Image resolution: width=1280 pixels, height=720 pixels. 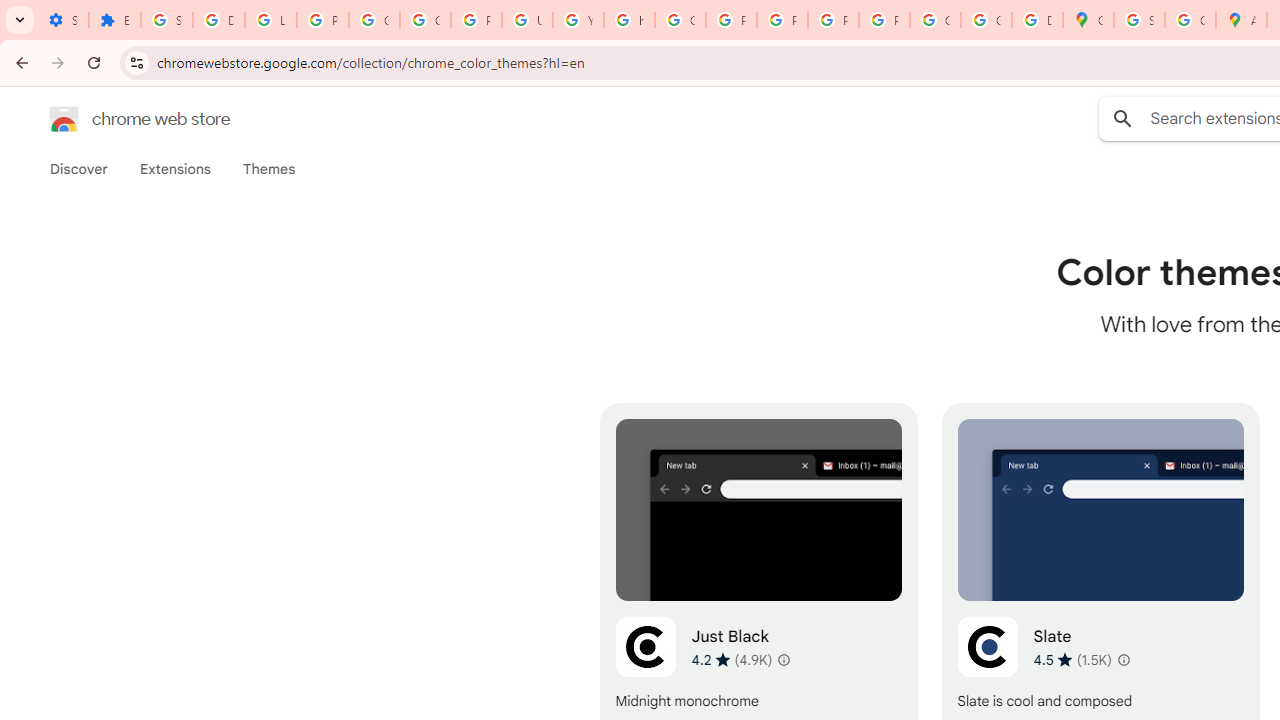 I want to click on 'Google Maps', so click(x=1087, y=20).